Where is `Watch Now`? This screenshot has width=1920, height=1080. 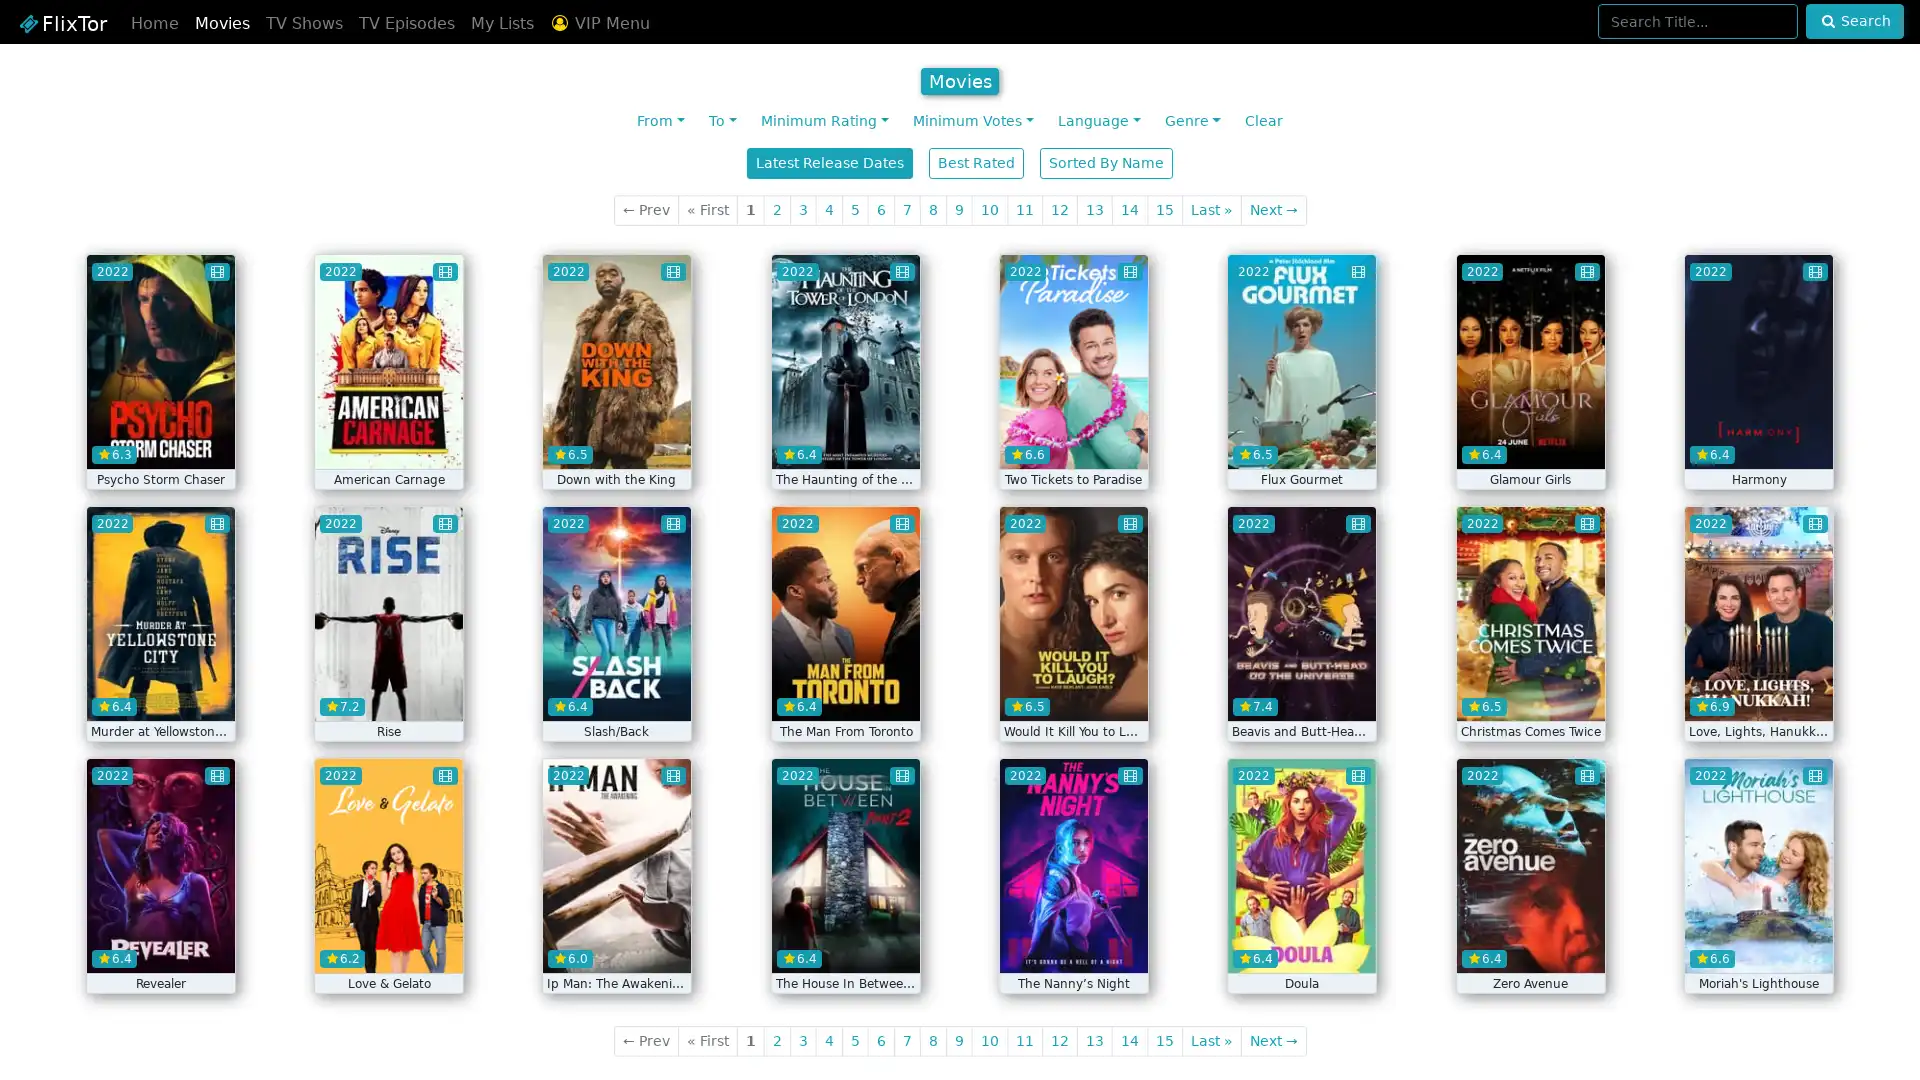 Watch Now is located at coordinates (388, 438).